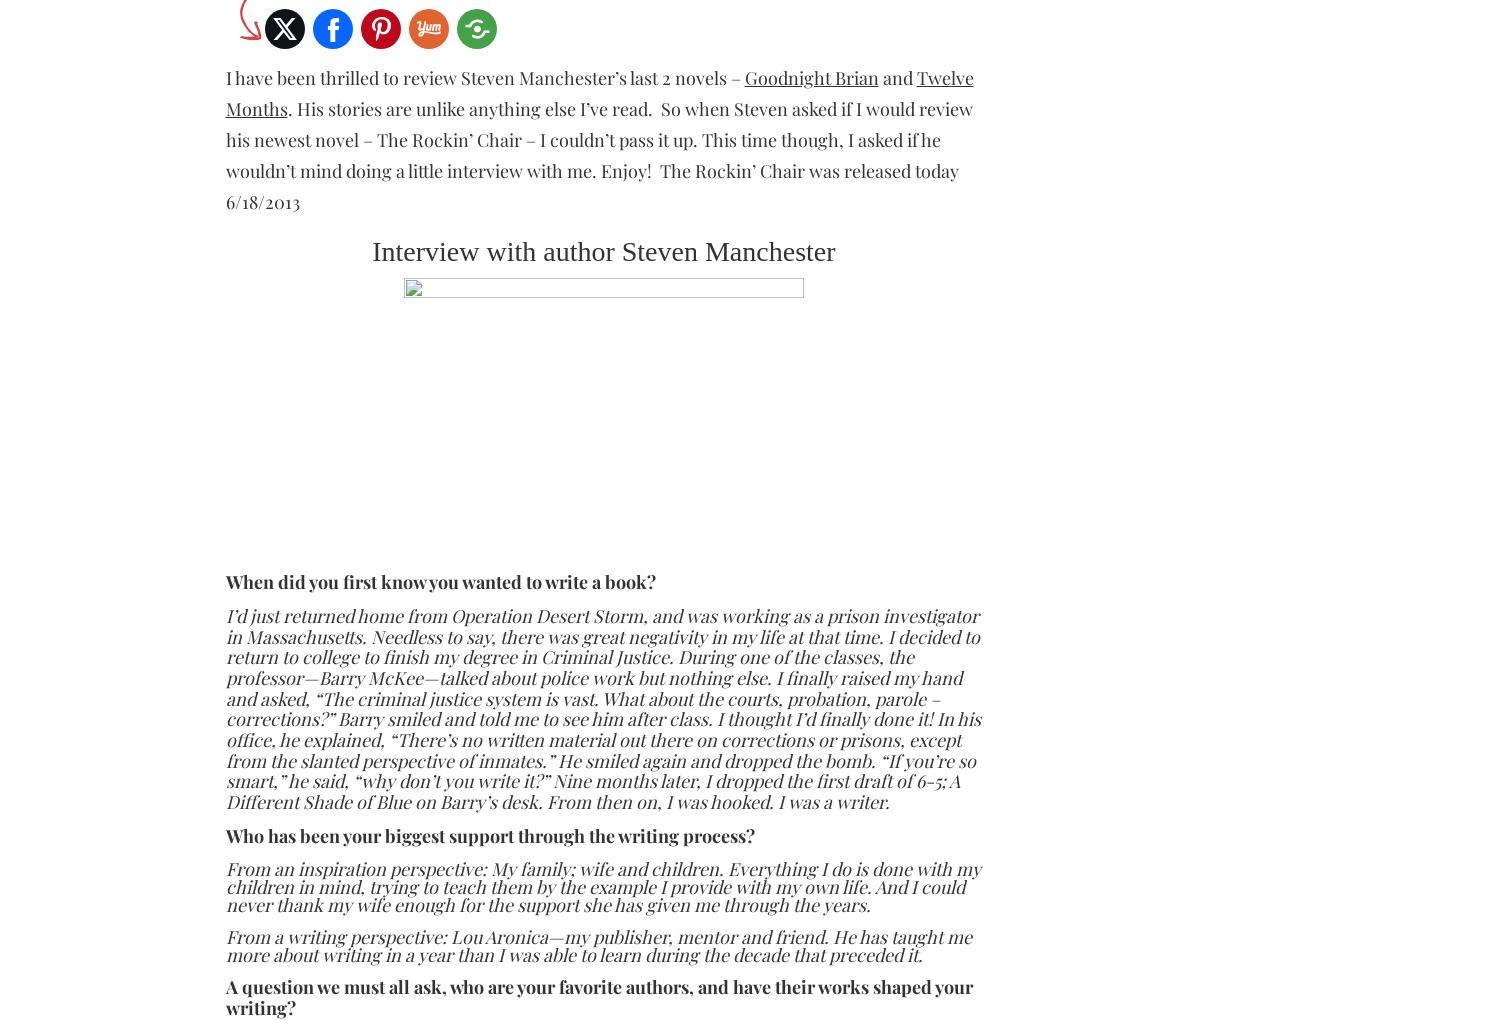 The height and width of the screenshot is (1020, 1500). What do you see at coordinates (597, 944) in the screenshot?
I see `'From a writing perspective: Lou Aronica—my publisher, mentor and friend. He has taught me more about writing in a year than I was able to learn during the decade that preceded it.'` at bounding box center [597, 944].